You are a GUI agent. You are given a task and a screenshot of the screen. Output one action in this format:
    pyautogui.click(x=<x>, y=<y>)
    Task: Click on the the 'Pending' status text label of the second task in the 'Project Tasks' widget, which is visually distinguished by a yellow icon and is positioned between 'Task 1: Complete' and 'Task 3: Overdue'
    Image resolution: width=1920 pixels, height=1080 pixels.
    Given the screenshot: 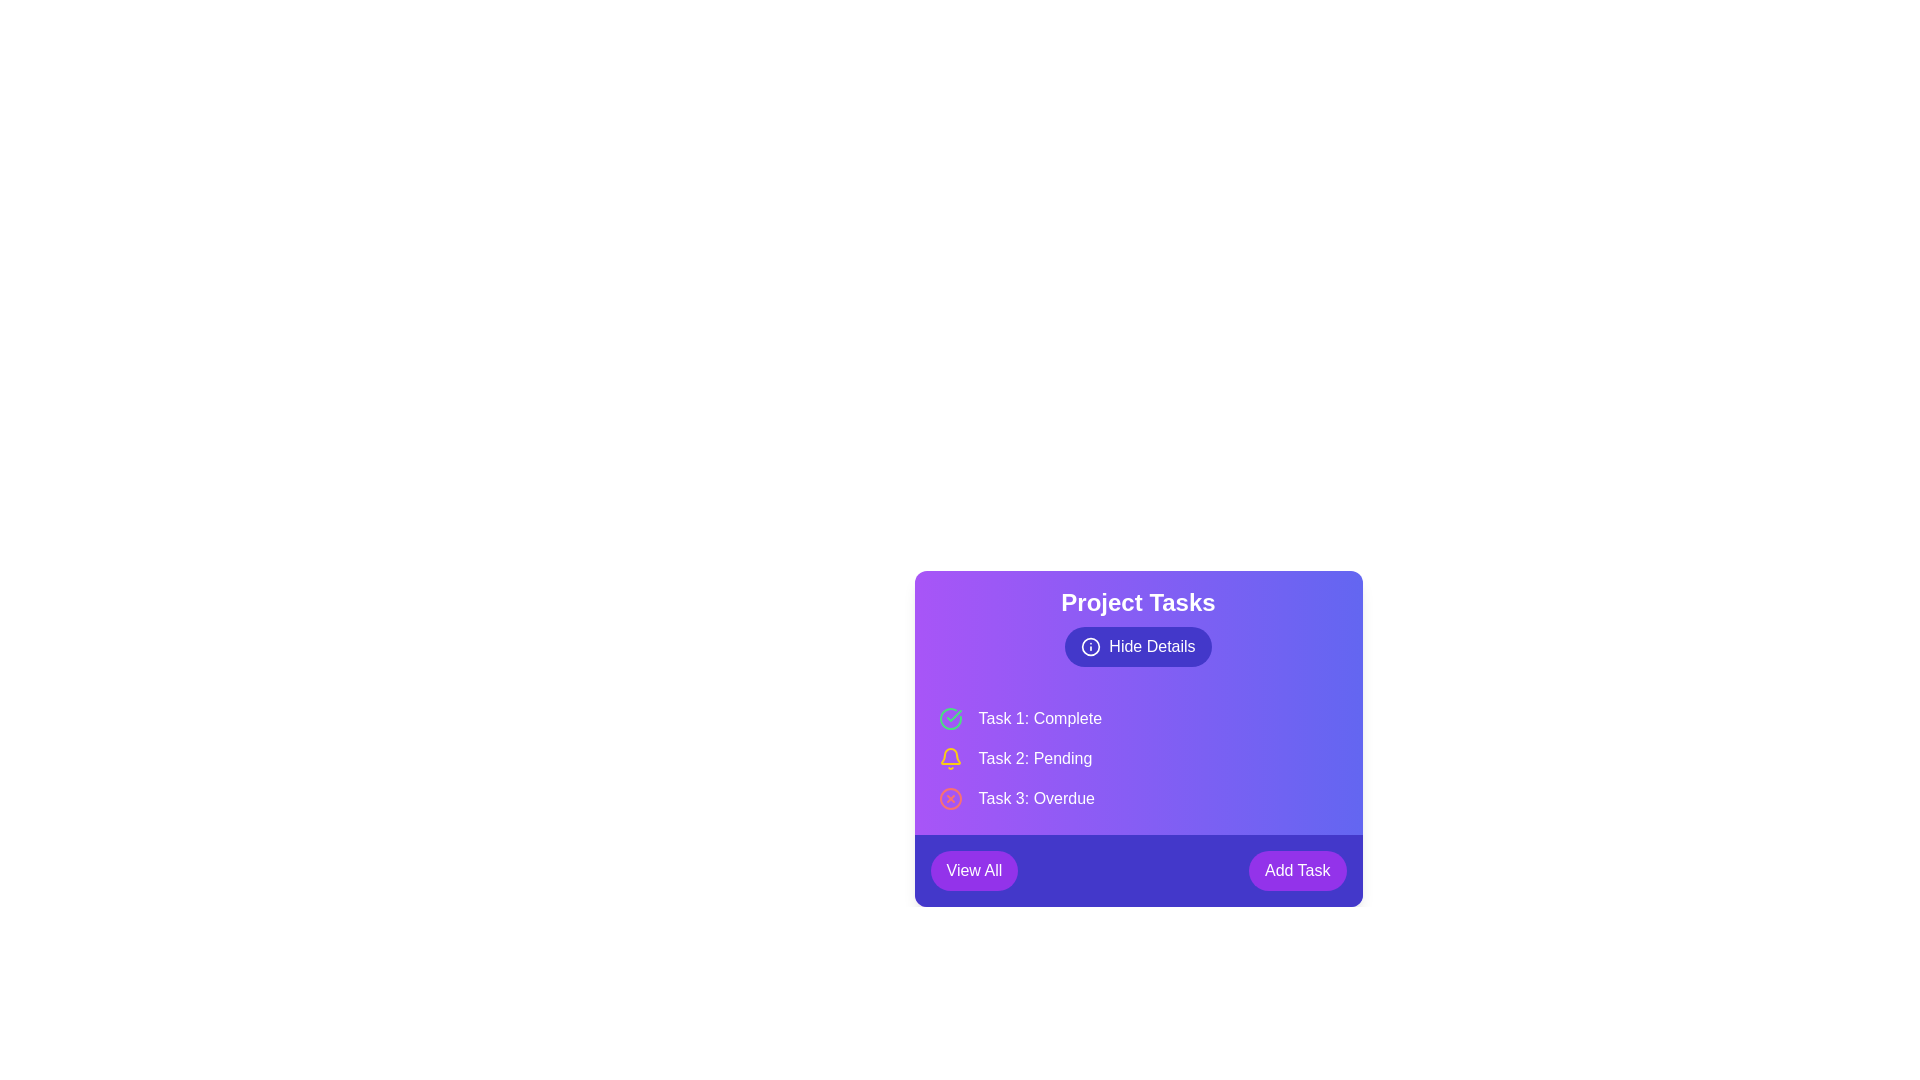 What is the action you would take?
    pyautogui.click(x=1035, y=759)
    